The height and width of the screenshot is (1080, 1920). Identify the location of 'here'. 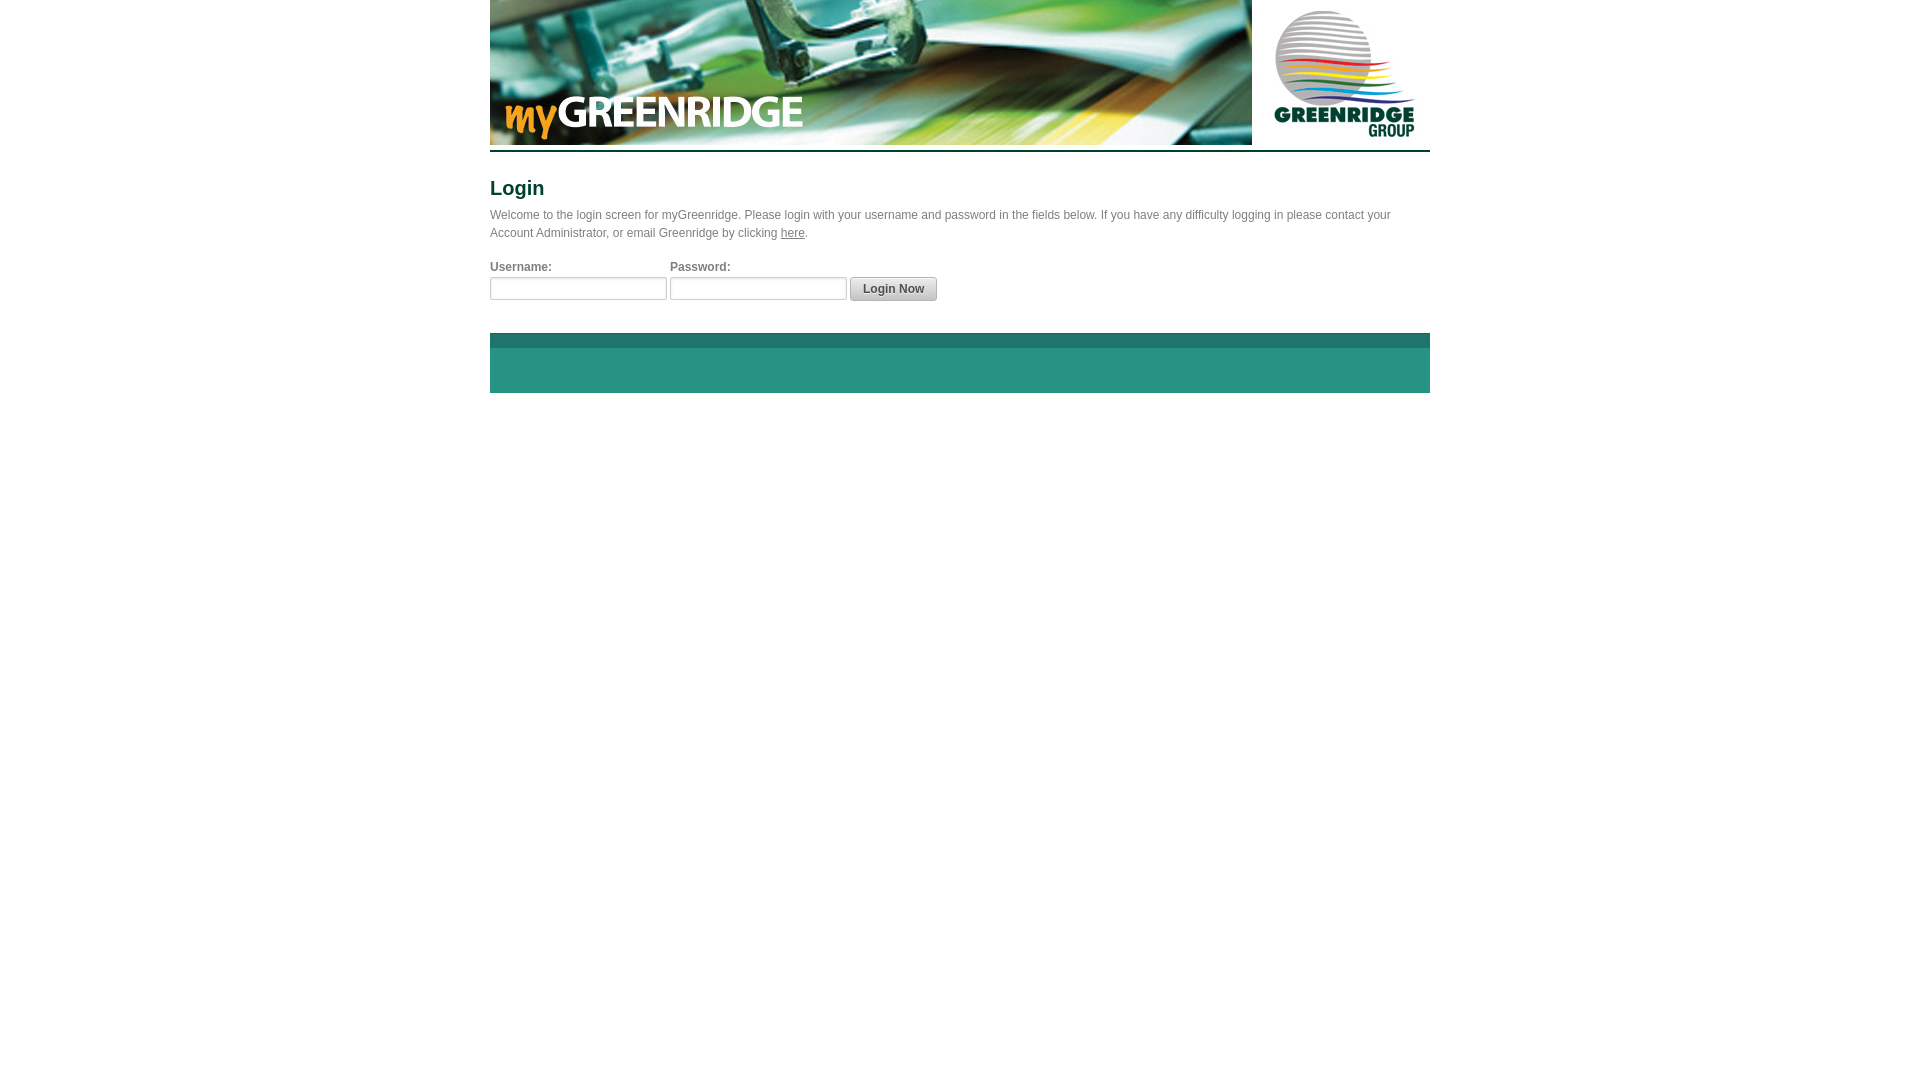
(791, 231).